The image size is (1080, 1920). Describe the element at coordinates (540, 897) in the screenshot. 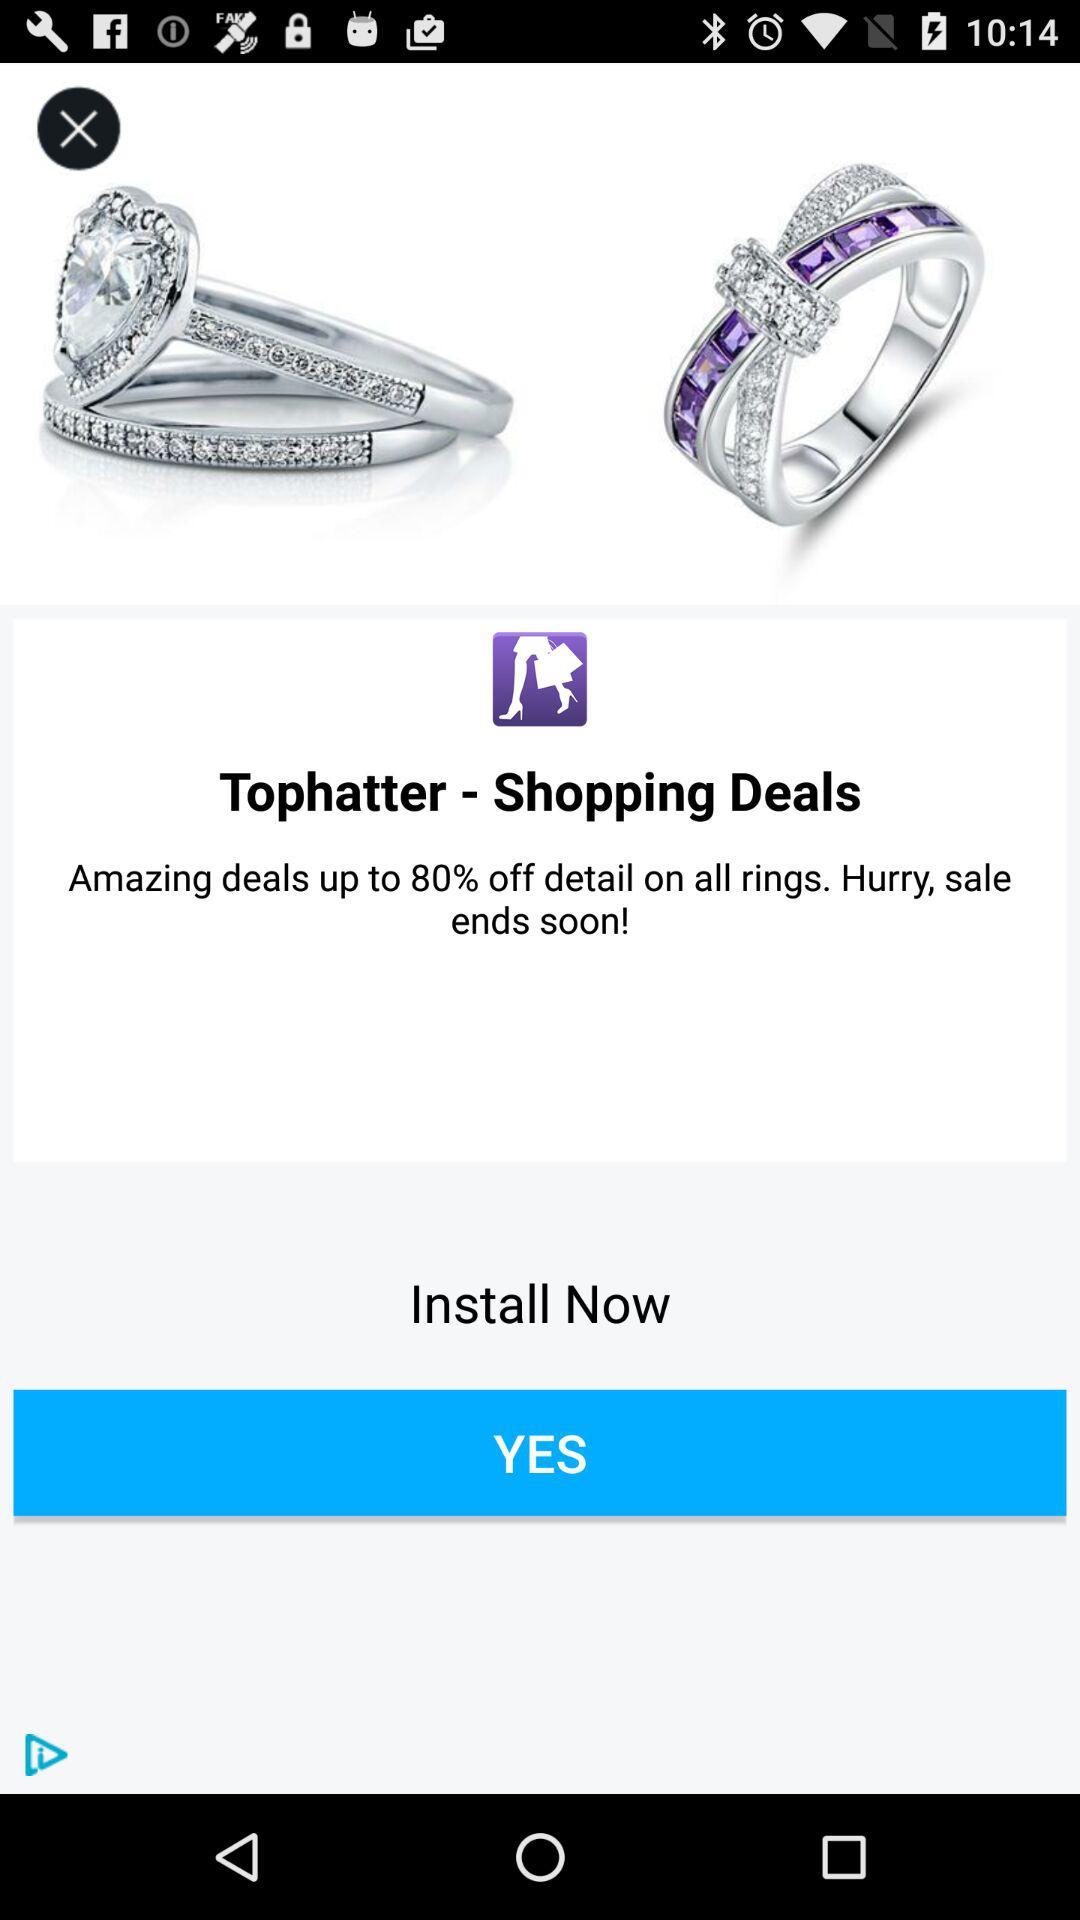

I see `icon above the install now app` at that location.